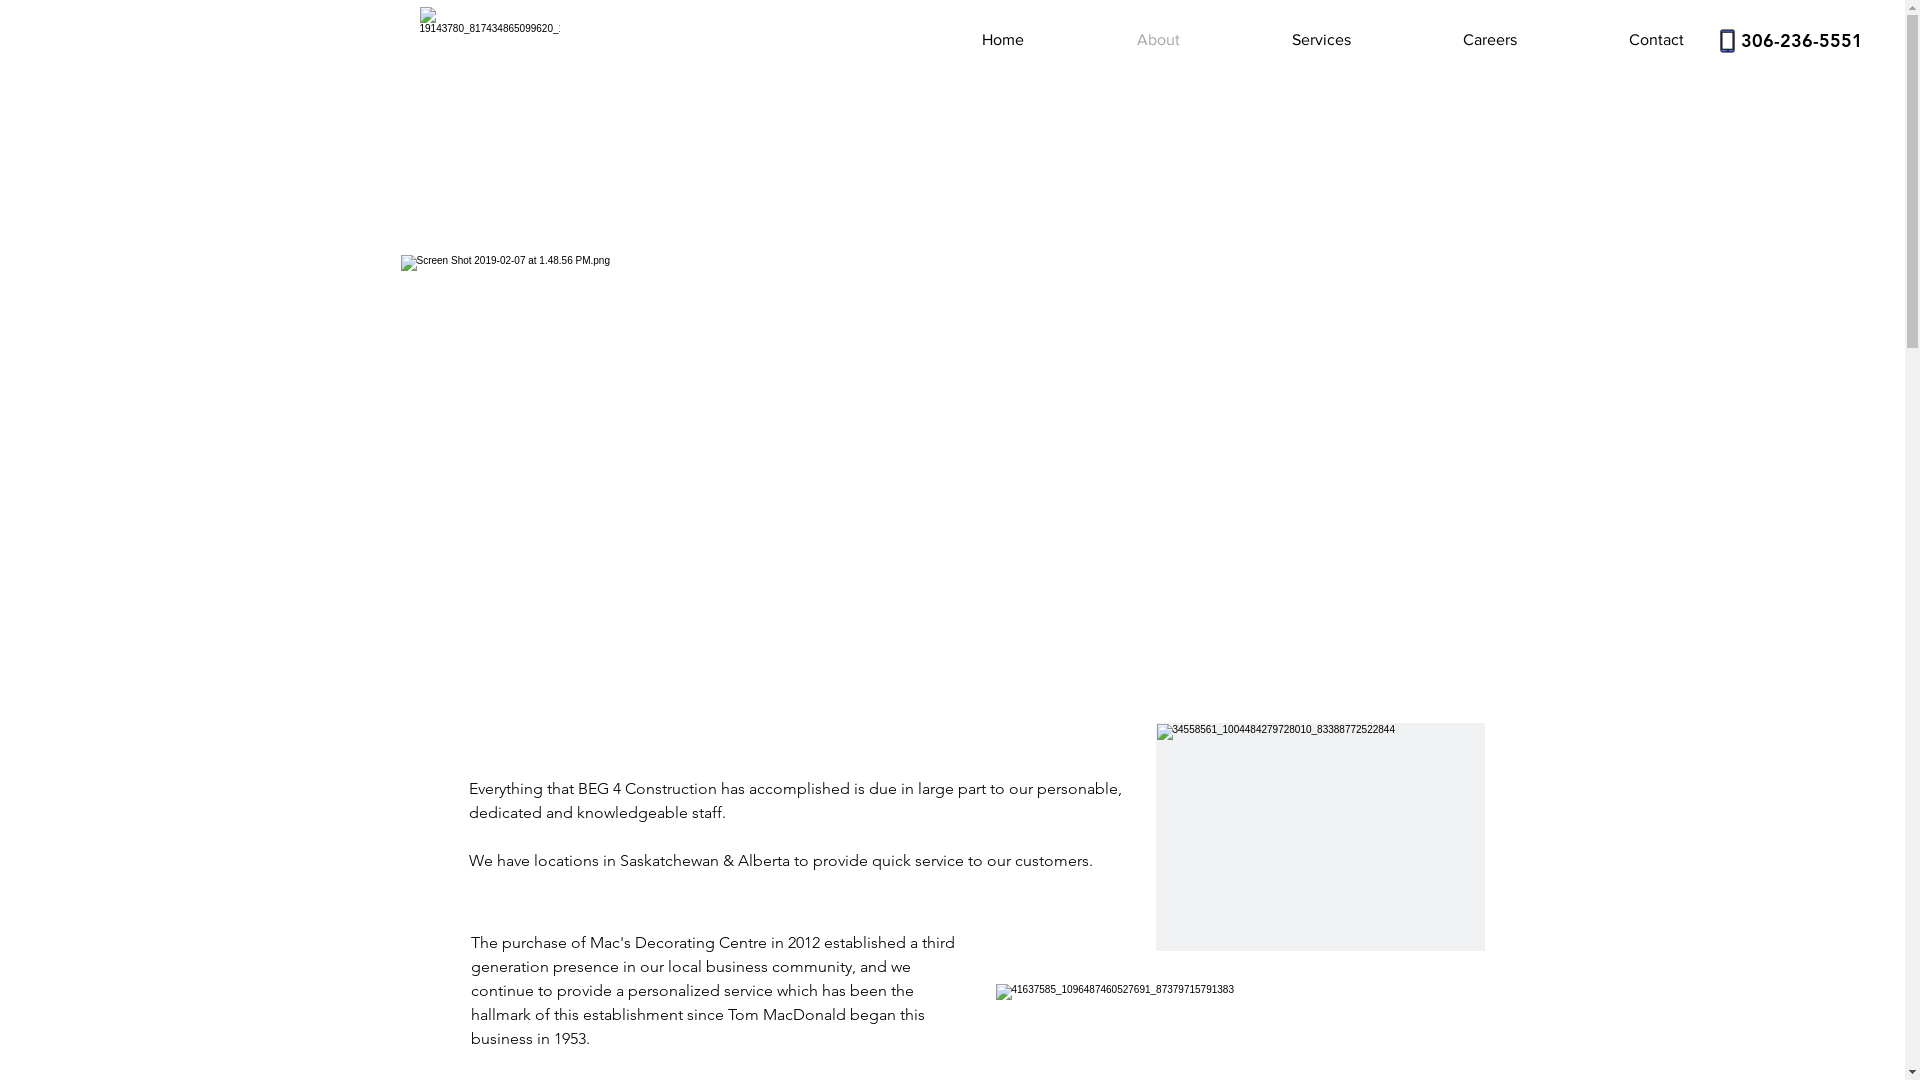 The width and height of the screenshot is (1920, 1080). I want to click on 'Contact', so click(1615, 39).